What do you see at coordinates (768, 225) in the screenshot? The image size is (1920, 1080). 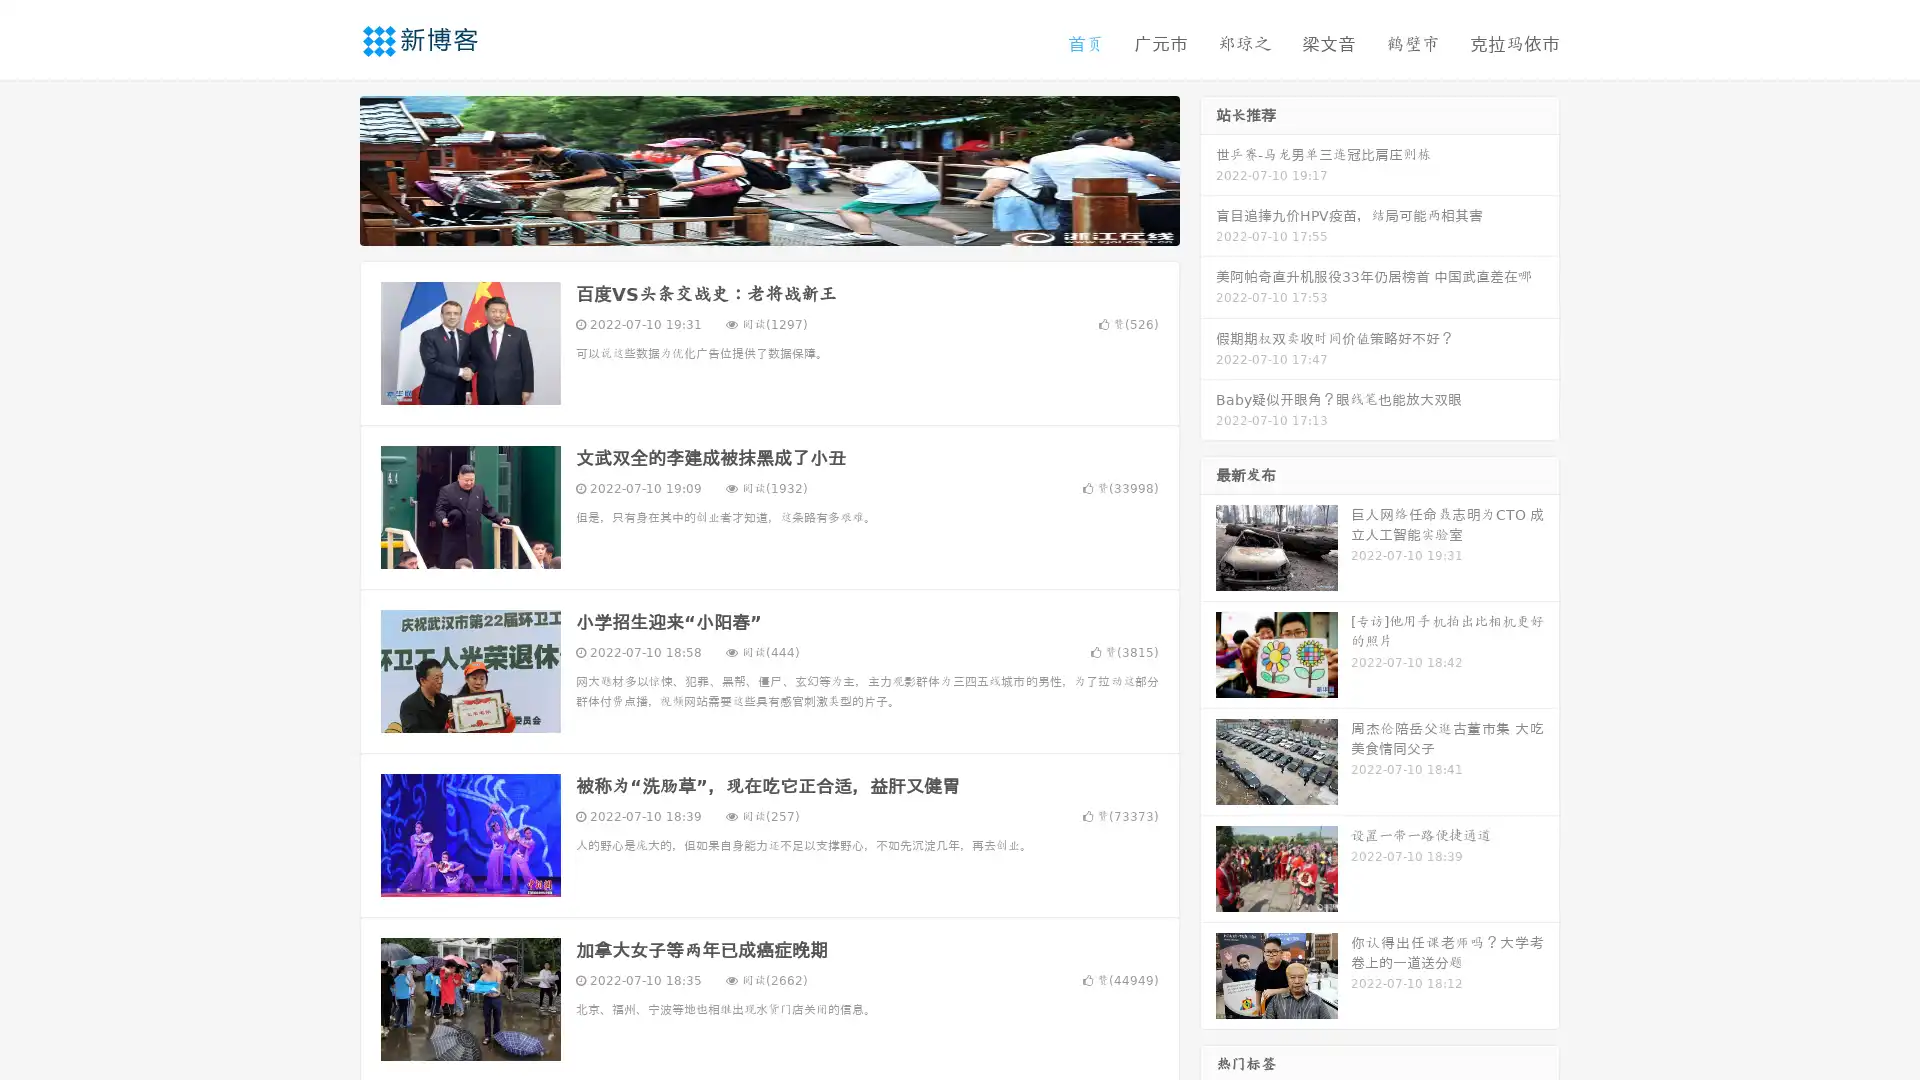 I see `Go to slide 2` at bounding box center [768, 225].